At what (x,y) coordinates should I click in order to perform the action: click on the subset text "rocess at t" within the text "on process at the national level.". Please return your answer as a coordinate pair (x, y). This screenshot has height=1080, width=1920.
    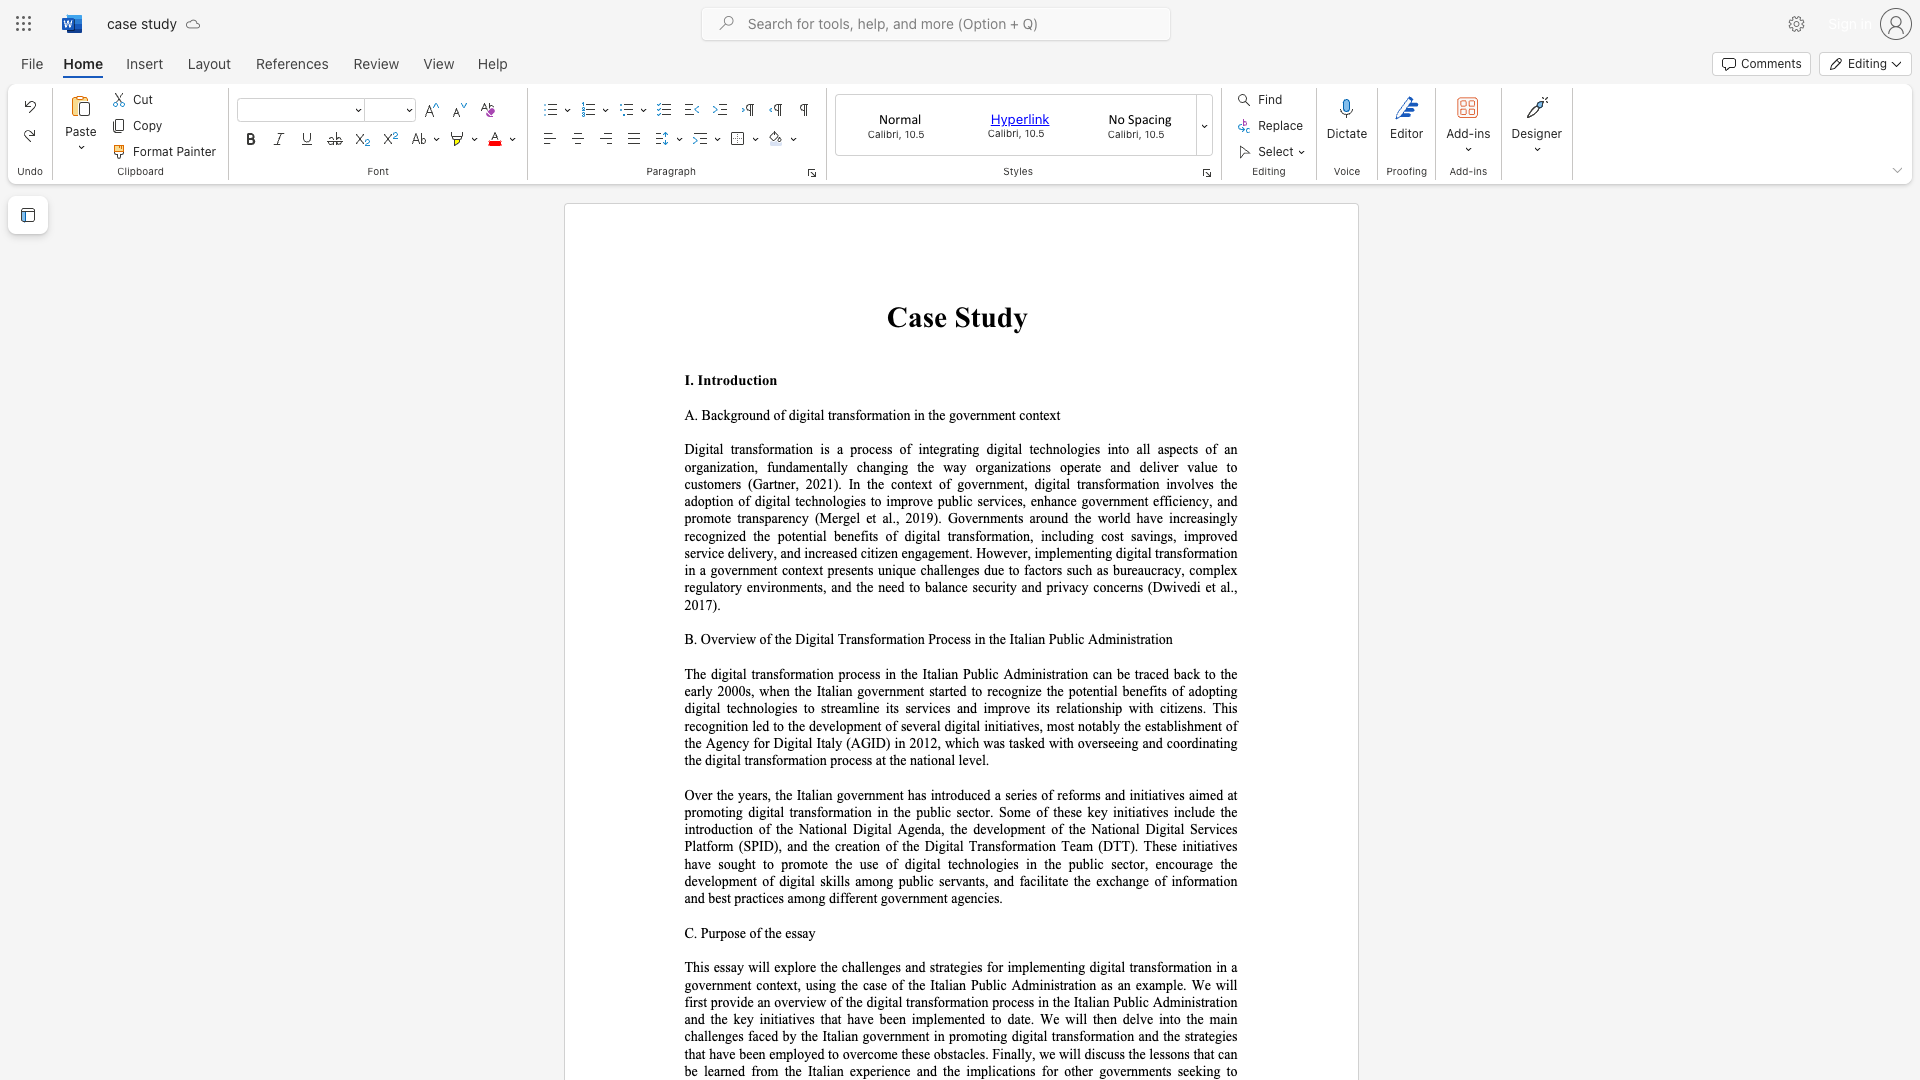
    Looking at the image, I should click on (837, 760).